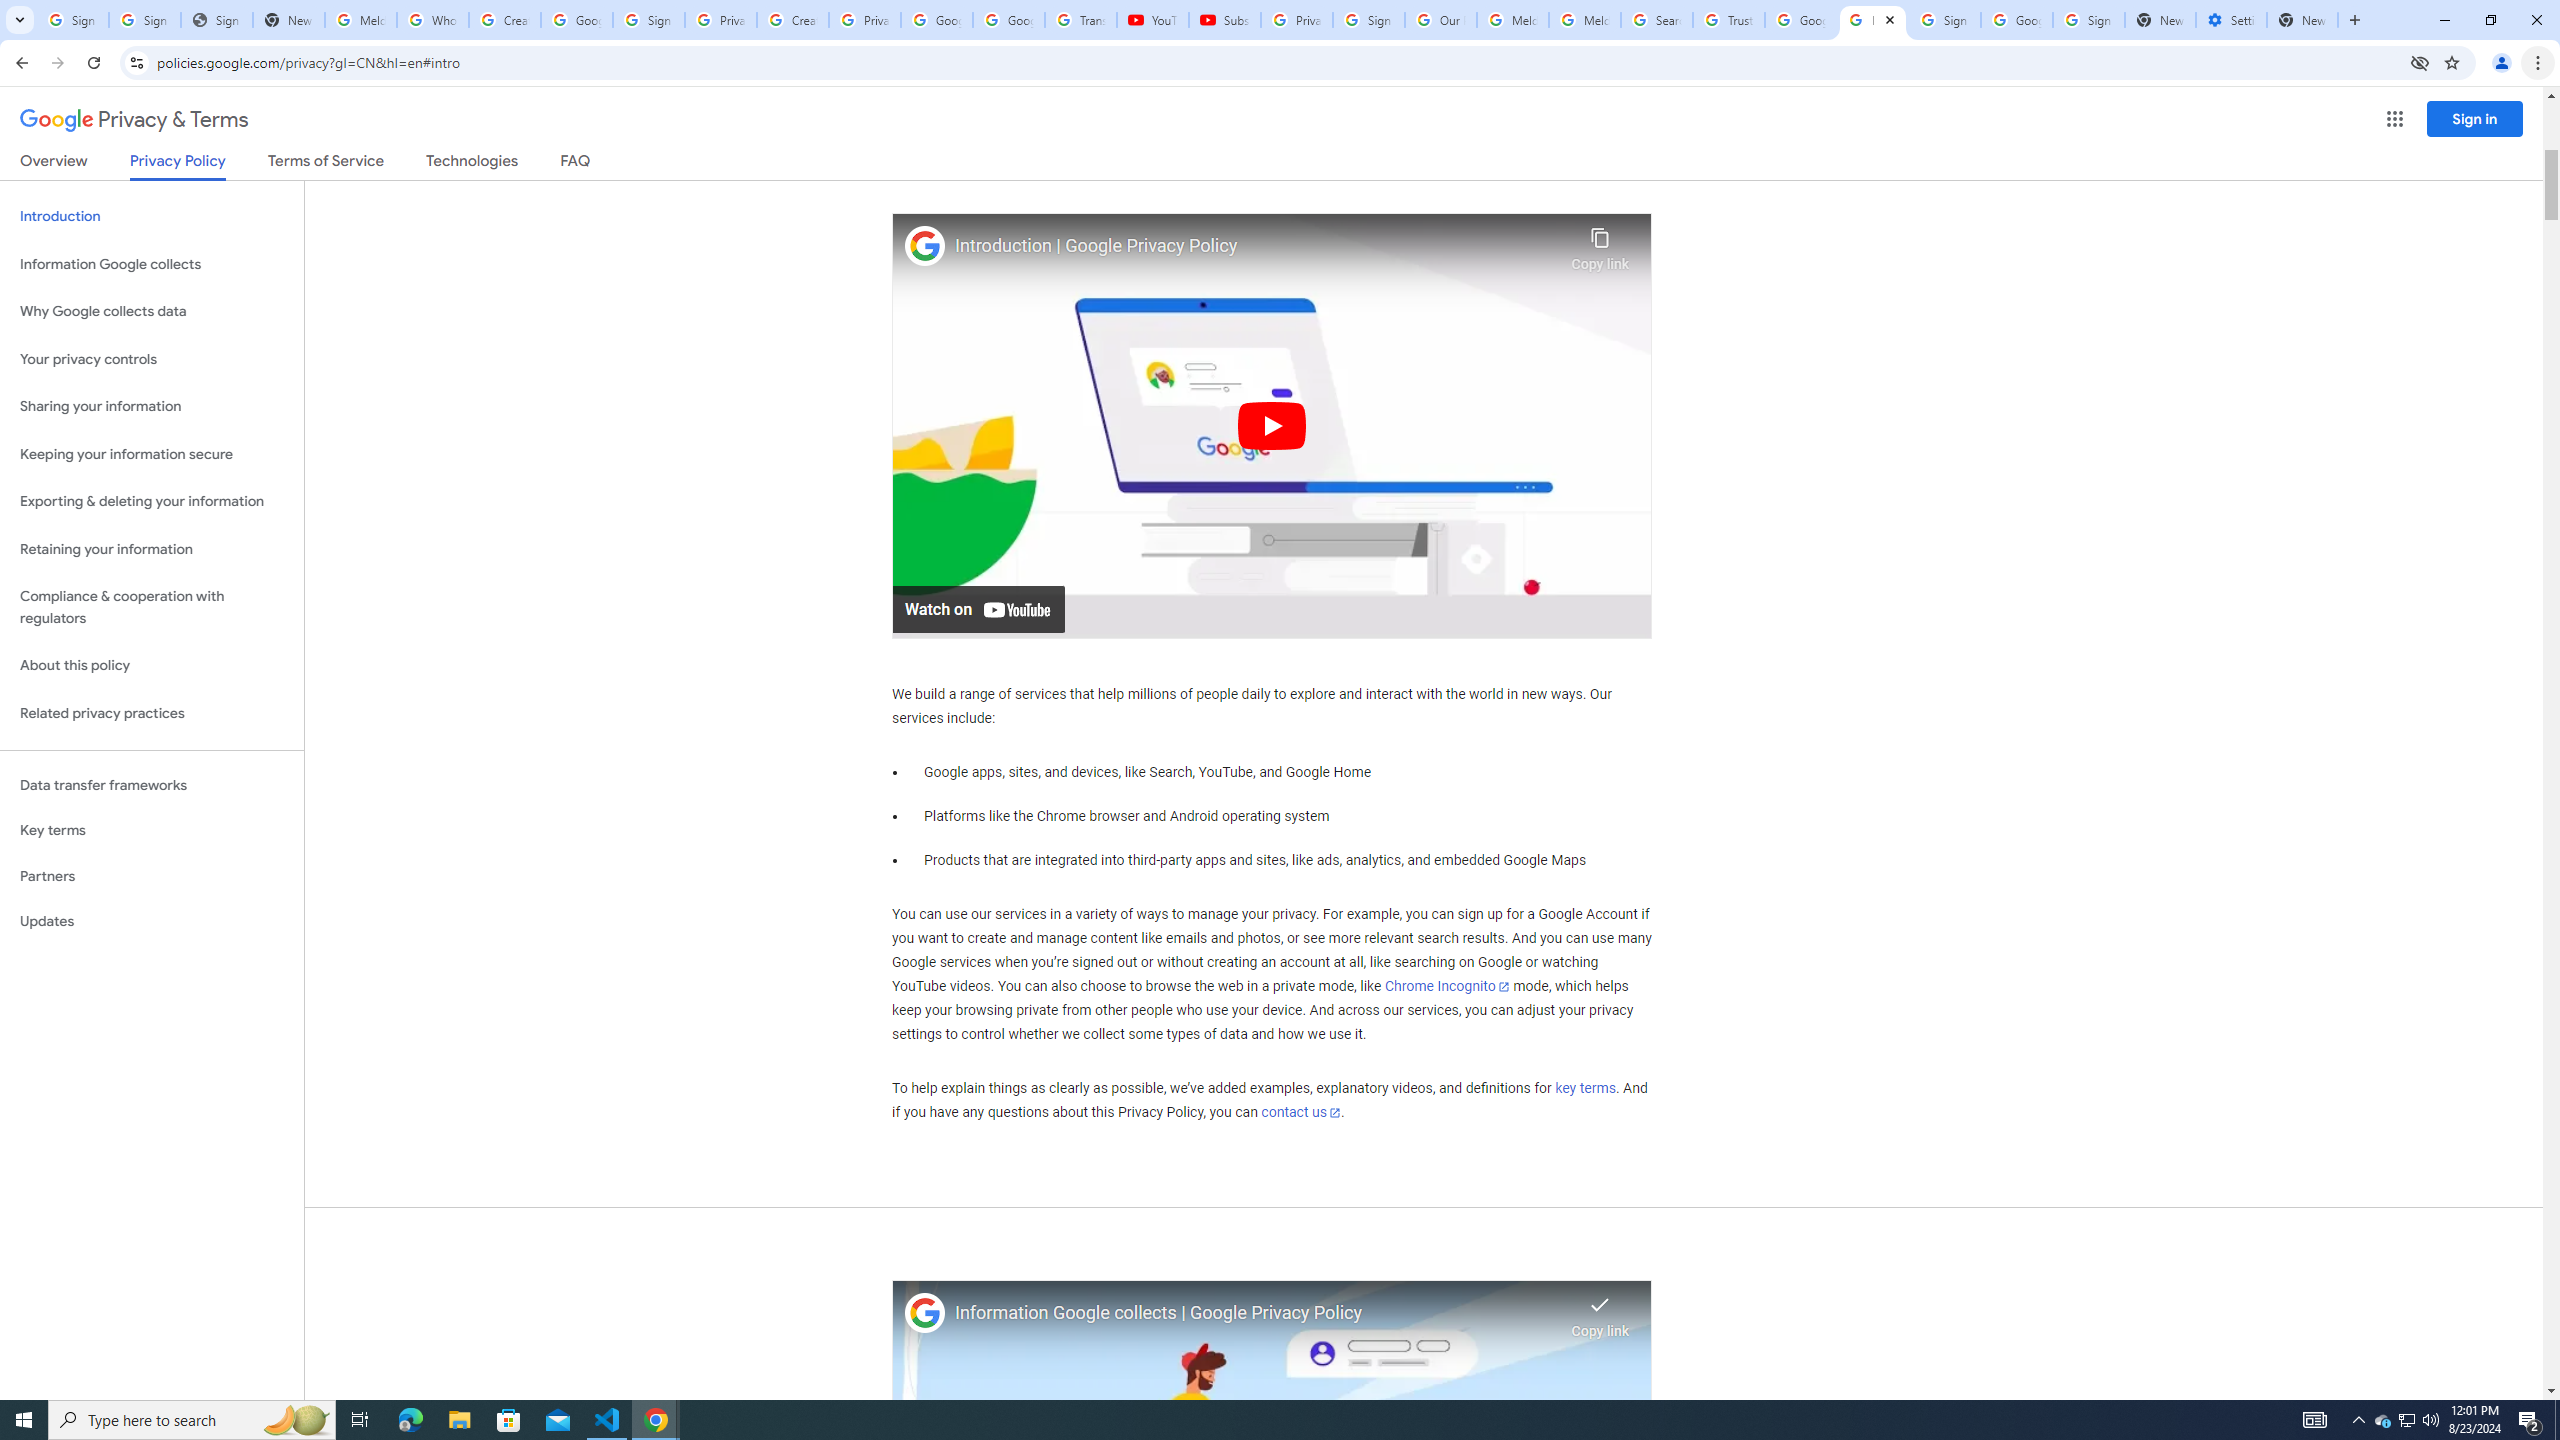 The image size is (2560, 1440). What do you see at coordinates (151, 666) in the screenshot?
I see `'About this policy'` at bounding box center [151, 666].